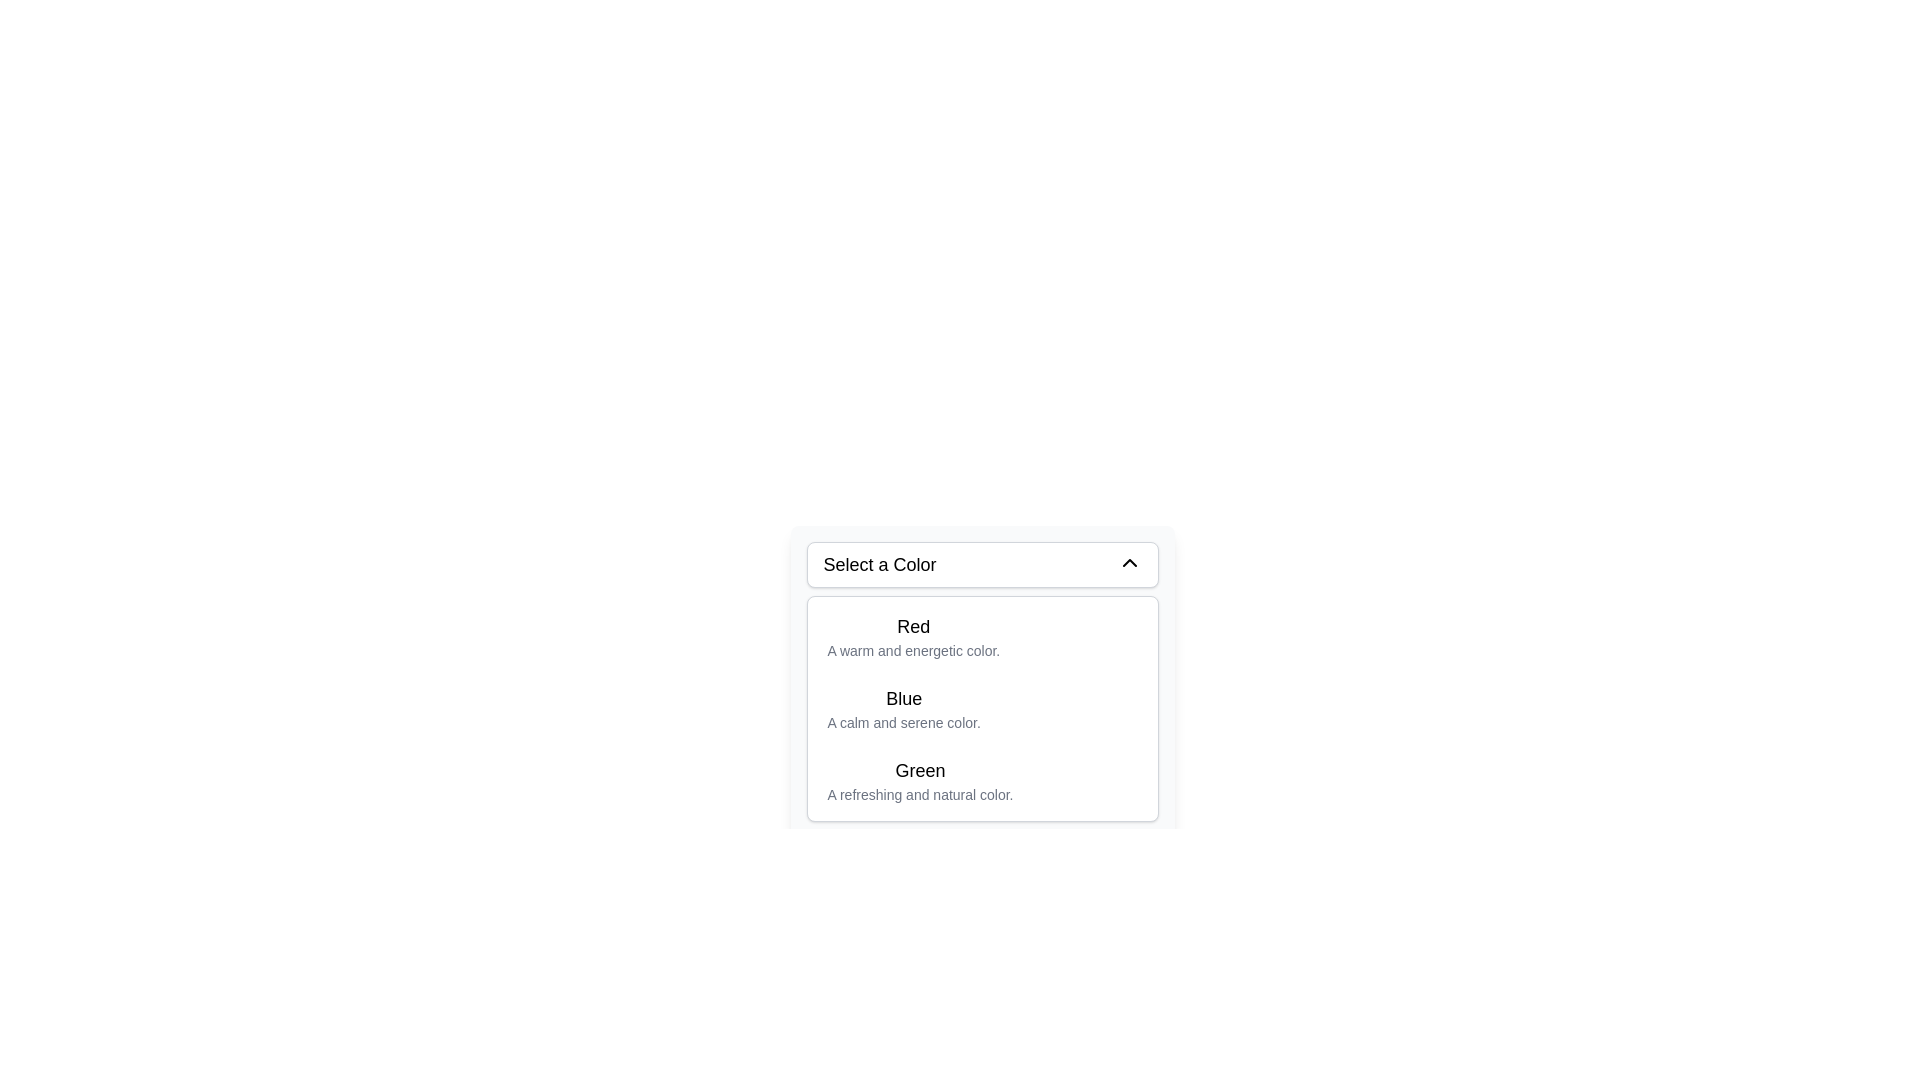 This screenshot has width=1920, height=1080. I want to click on the text label for the color green within the 'Select a Color' dropdown menu, so click(919, 770).